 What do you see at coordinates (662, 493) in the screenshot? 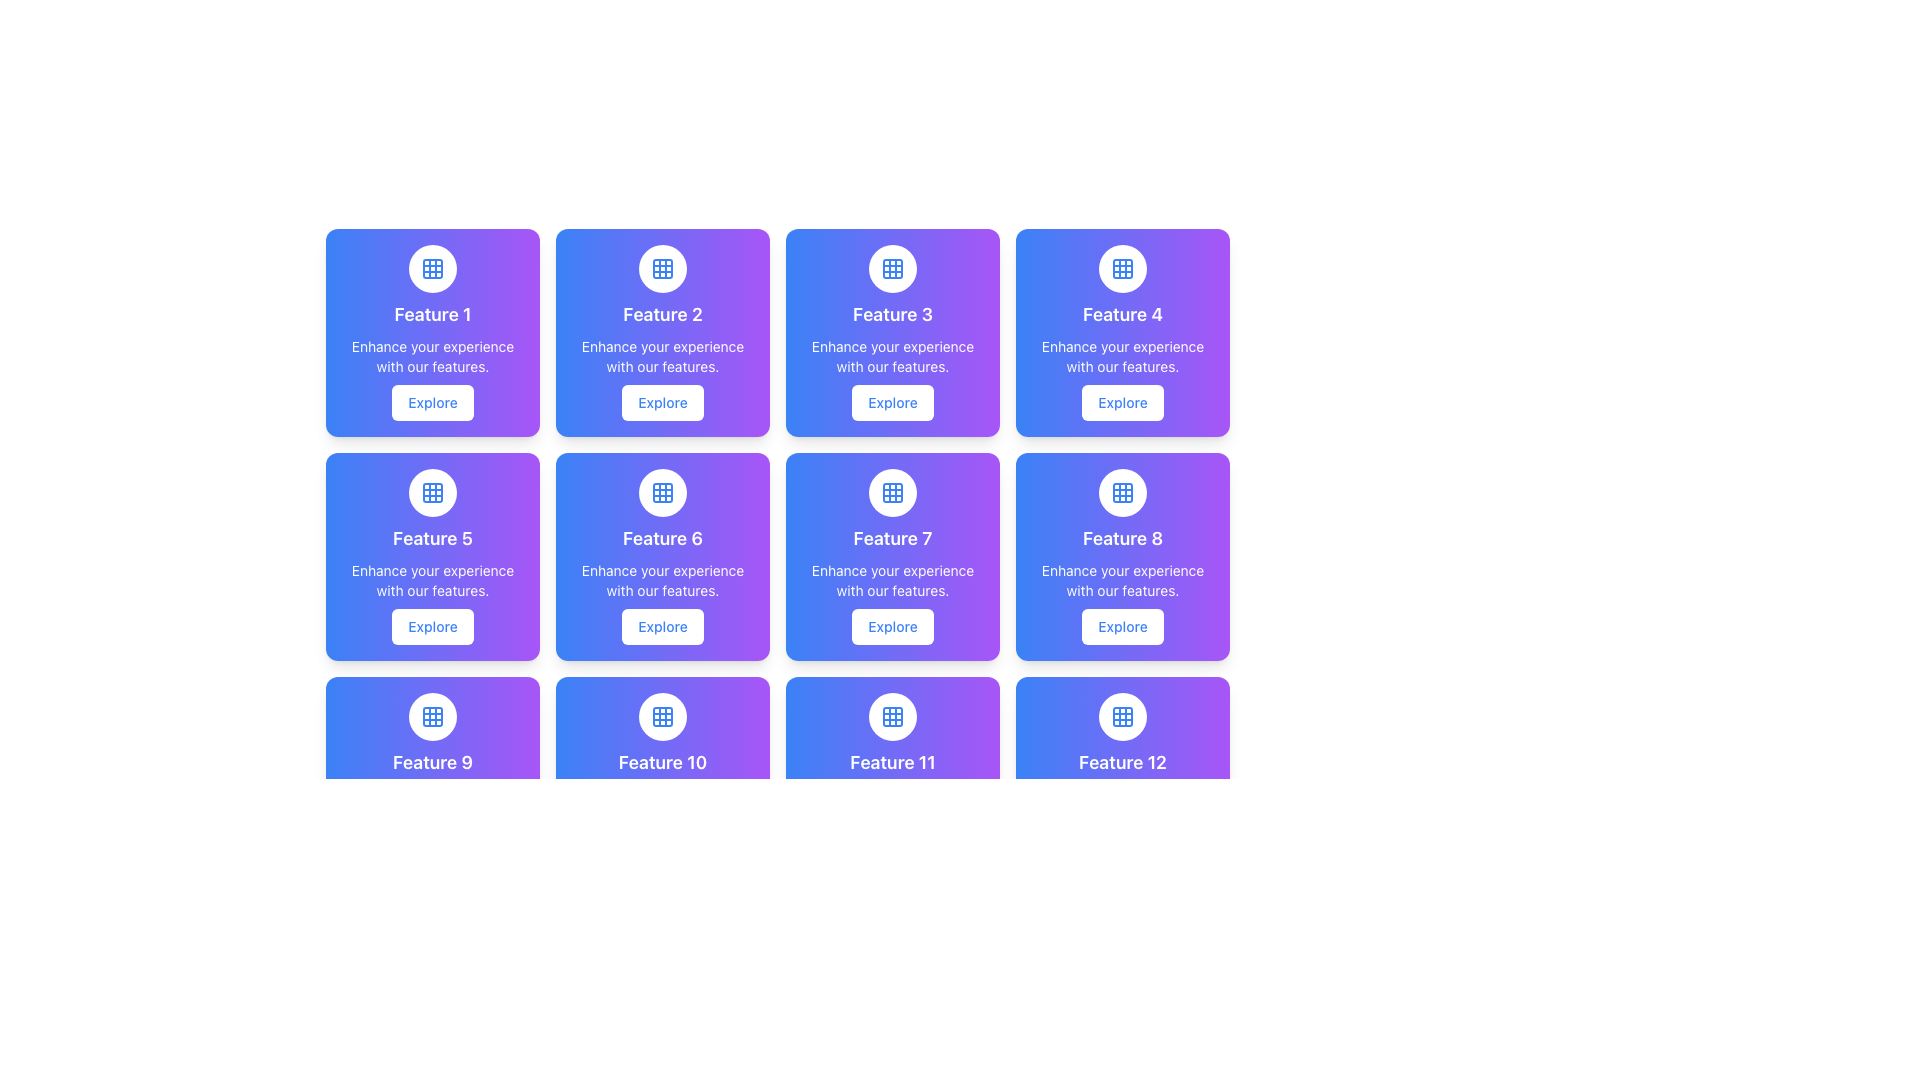
I see `the decorative grid-like icon located above the text 'Feature 6' in the second row of the grid layout` at bounding box center [662, 493].